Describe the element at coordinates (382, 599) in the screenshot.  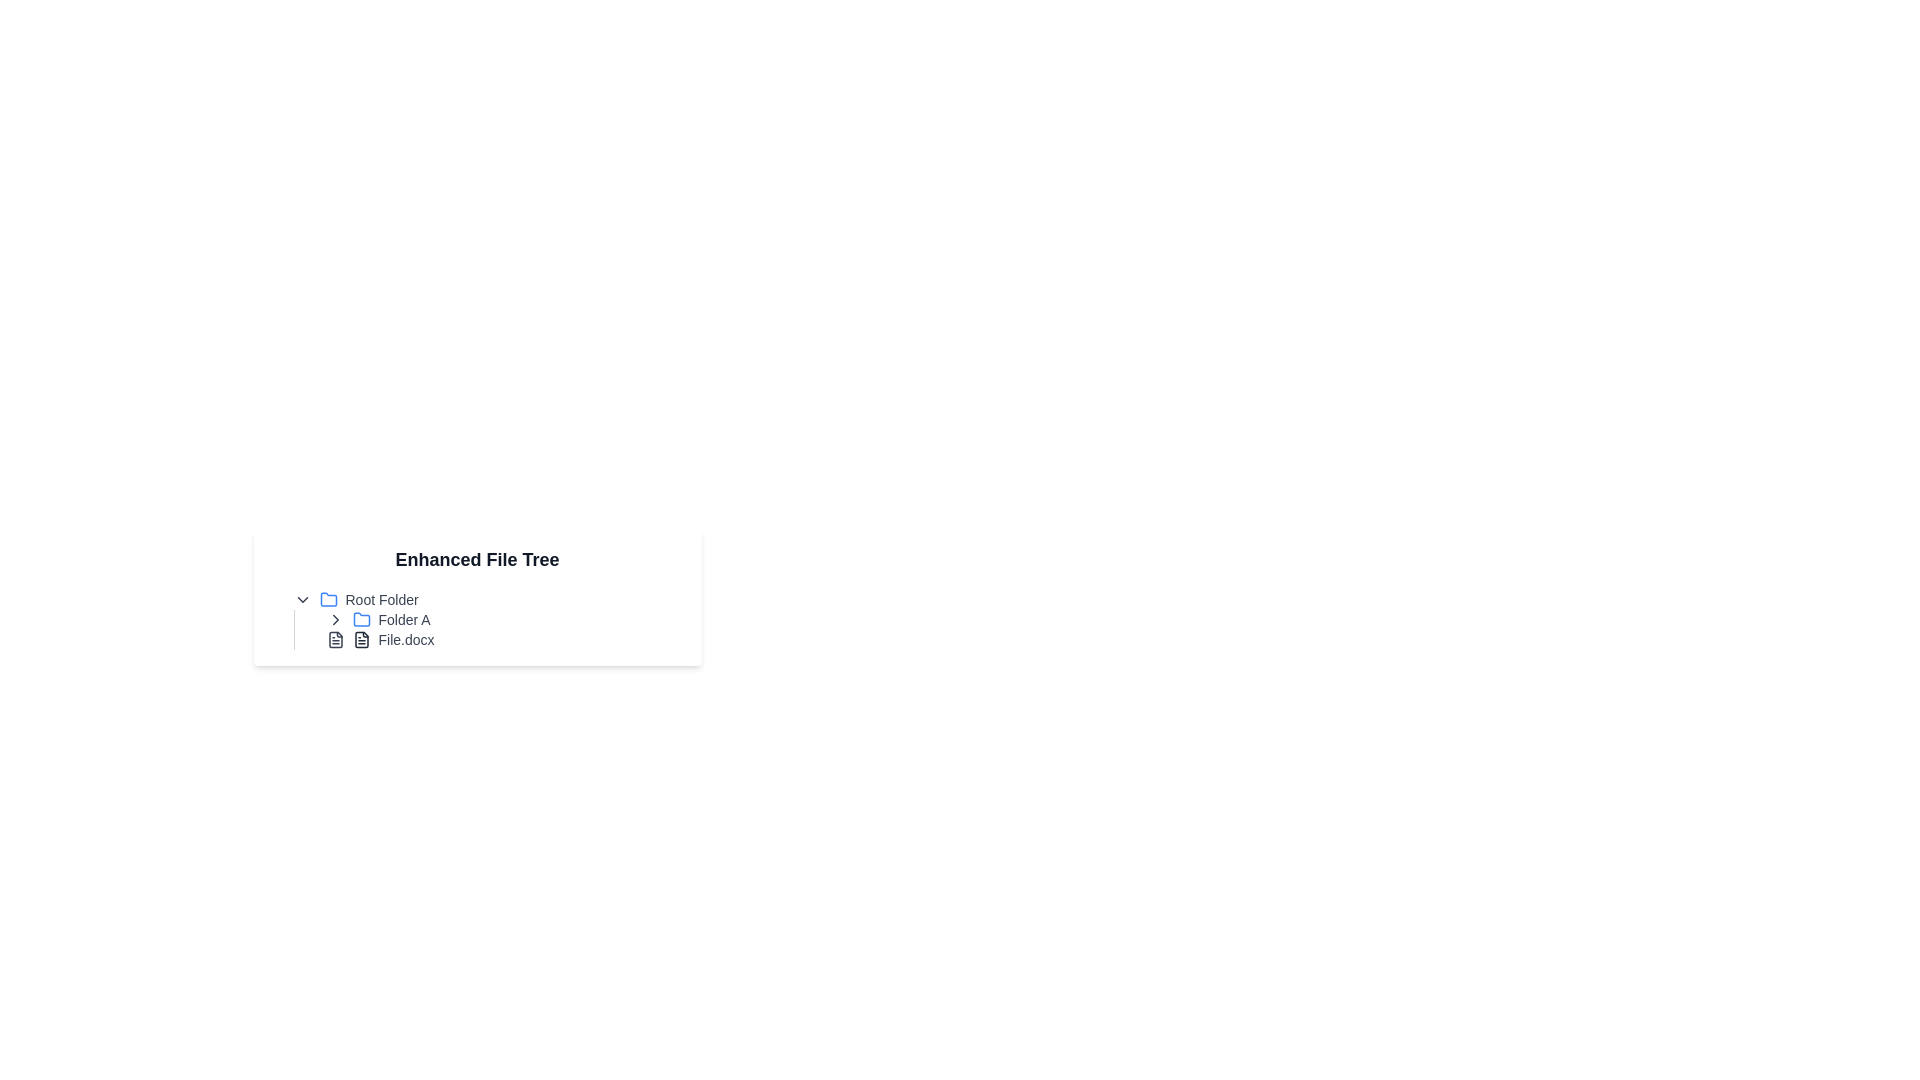
I see `the static text label displaying 'Root Folder' which is styled in a grayish font and is positioned next to a folder icon at the top of the file tree hierarchy` at that location.